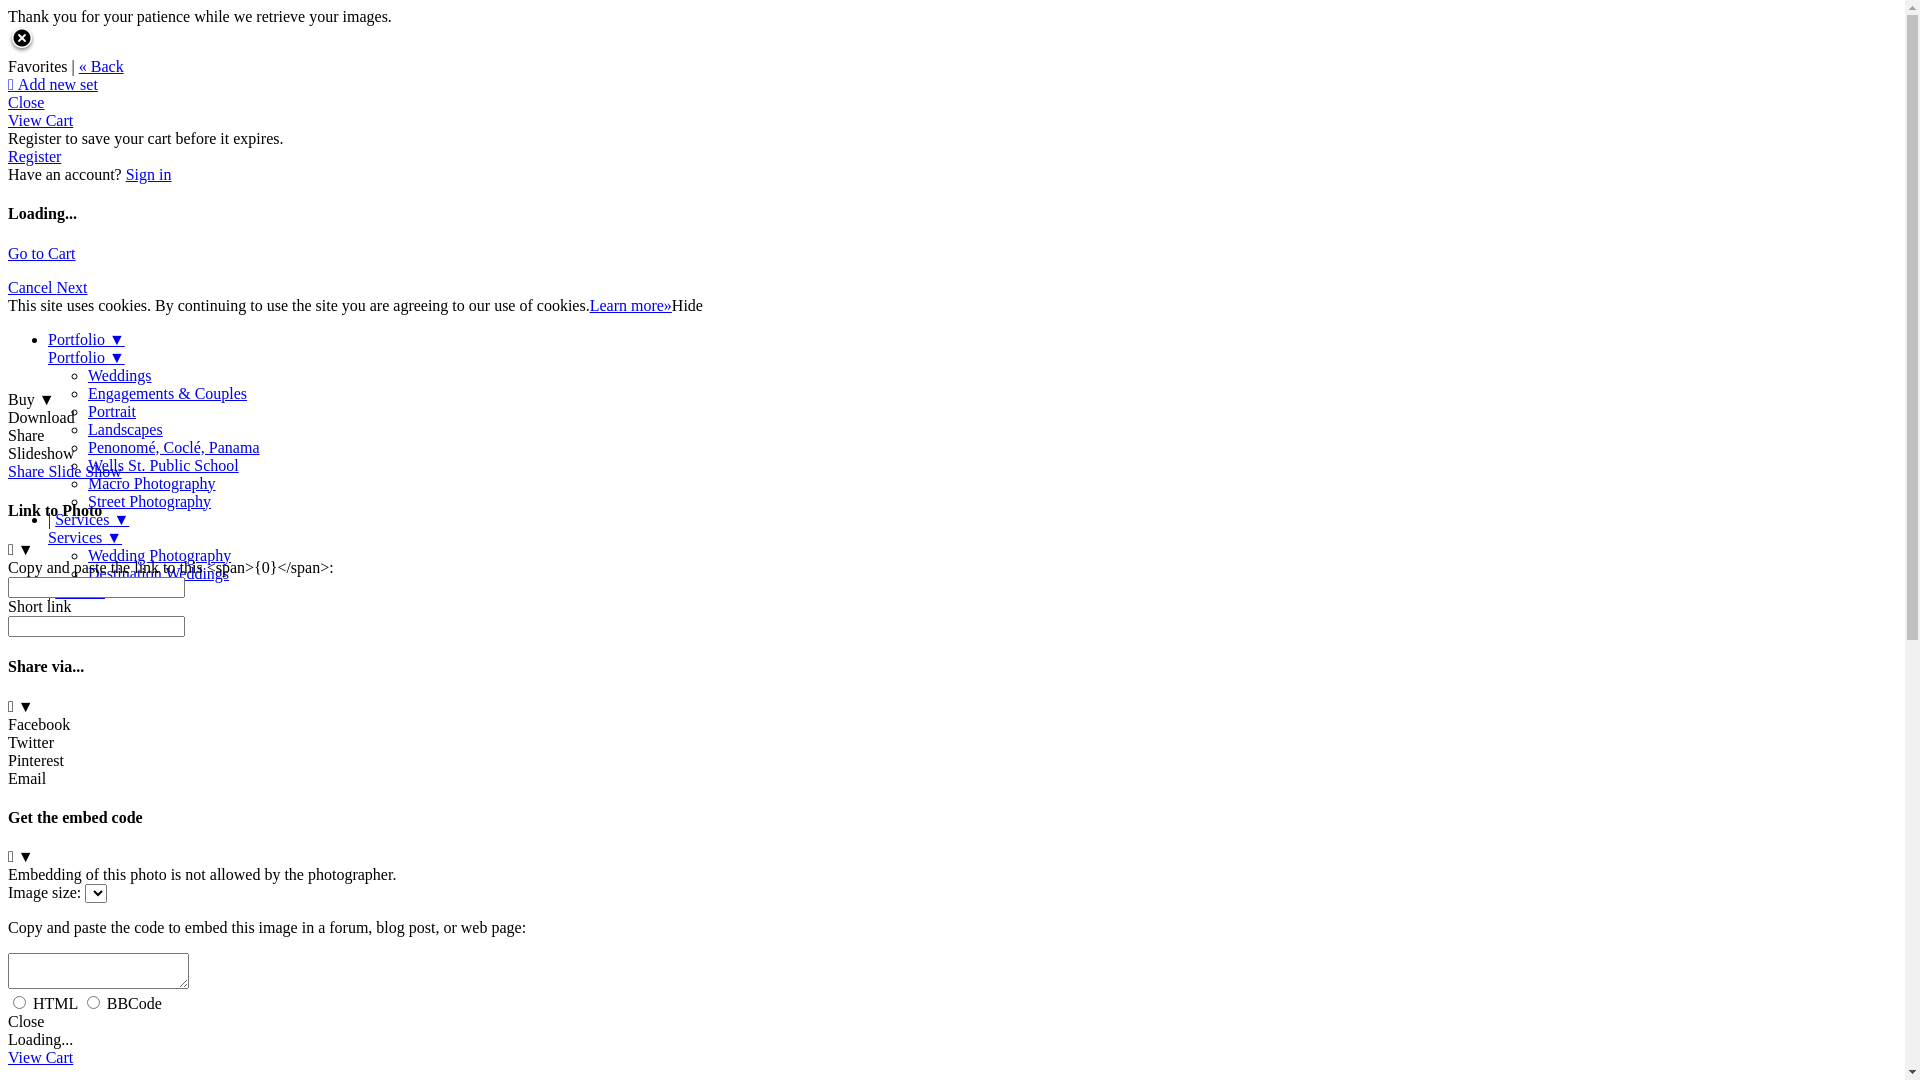  Describe the element at coordinates (25, 102) in the screenshot. I see `'Close'` at that location.